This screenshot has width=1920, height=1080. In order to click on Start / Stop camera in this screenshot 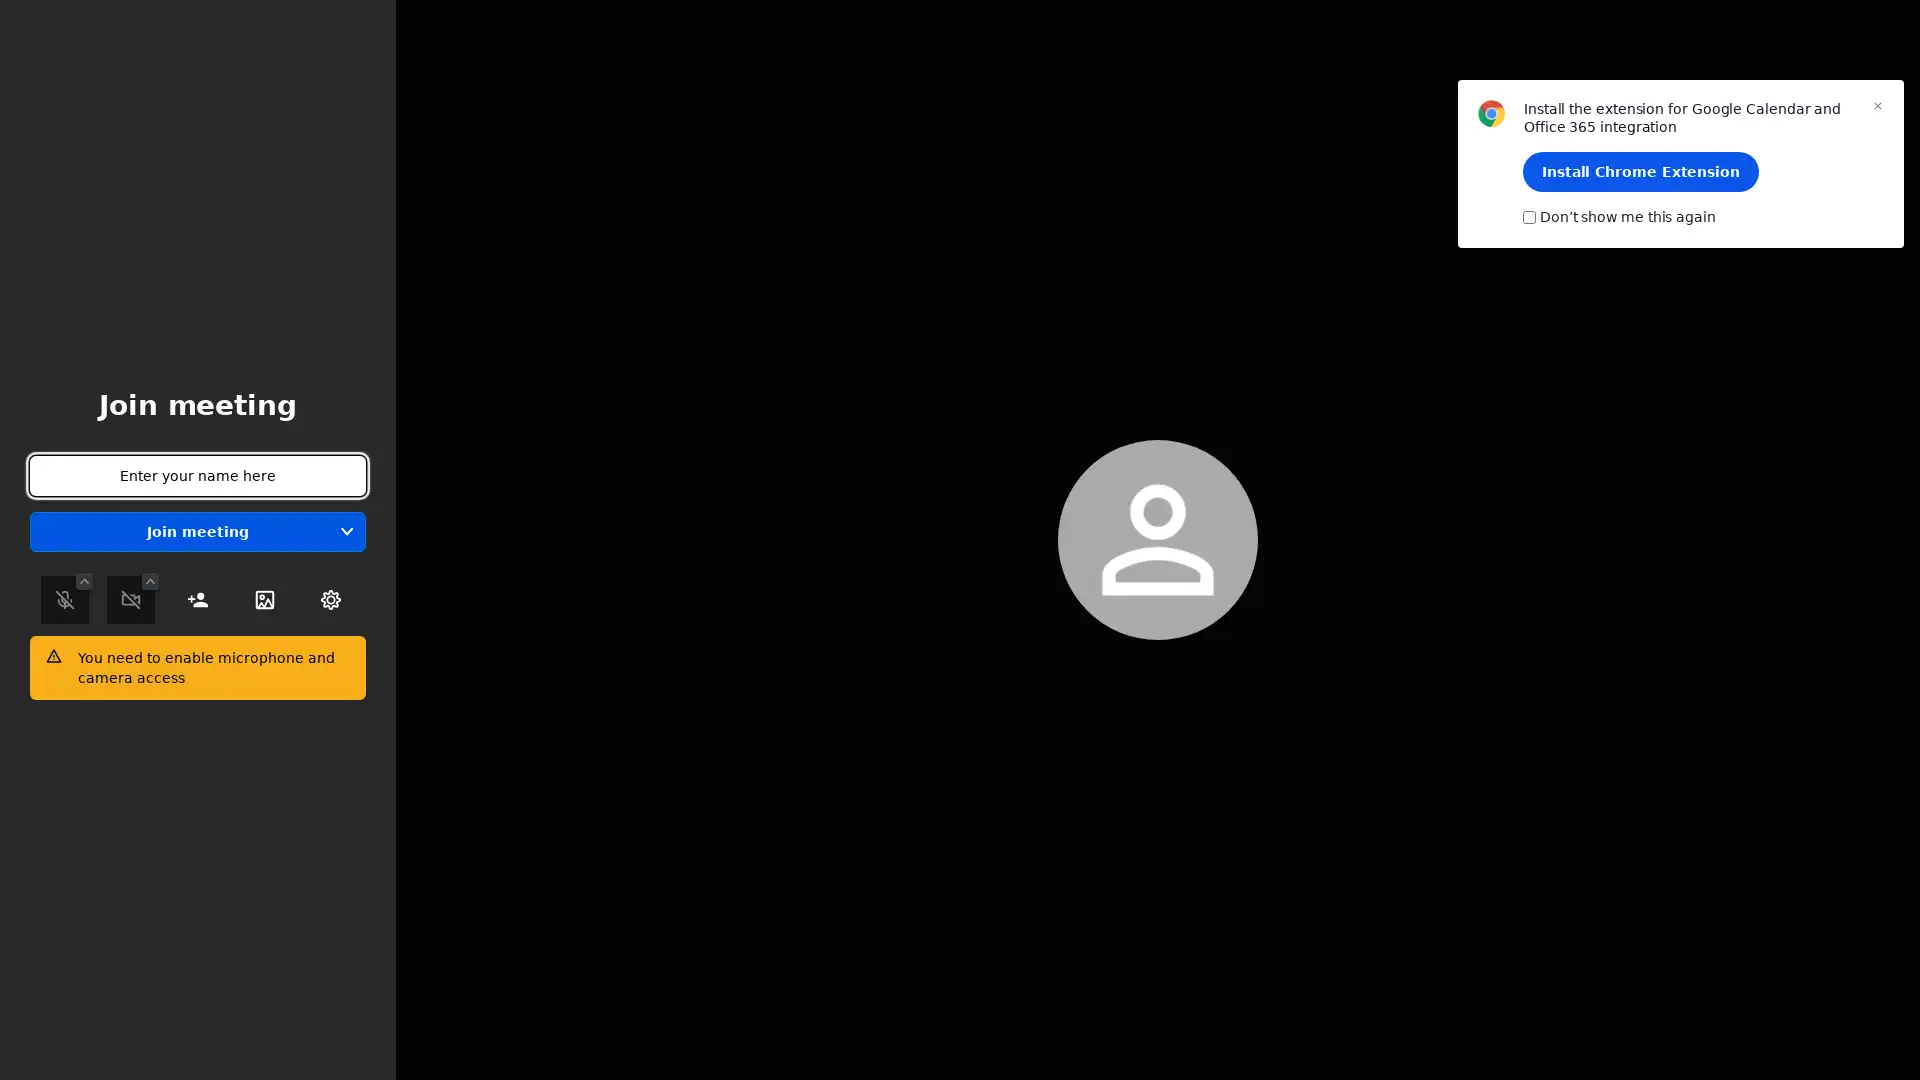, I will do `click(129, 599)`.